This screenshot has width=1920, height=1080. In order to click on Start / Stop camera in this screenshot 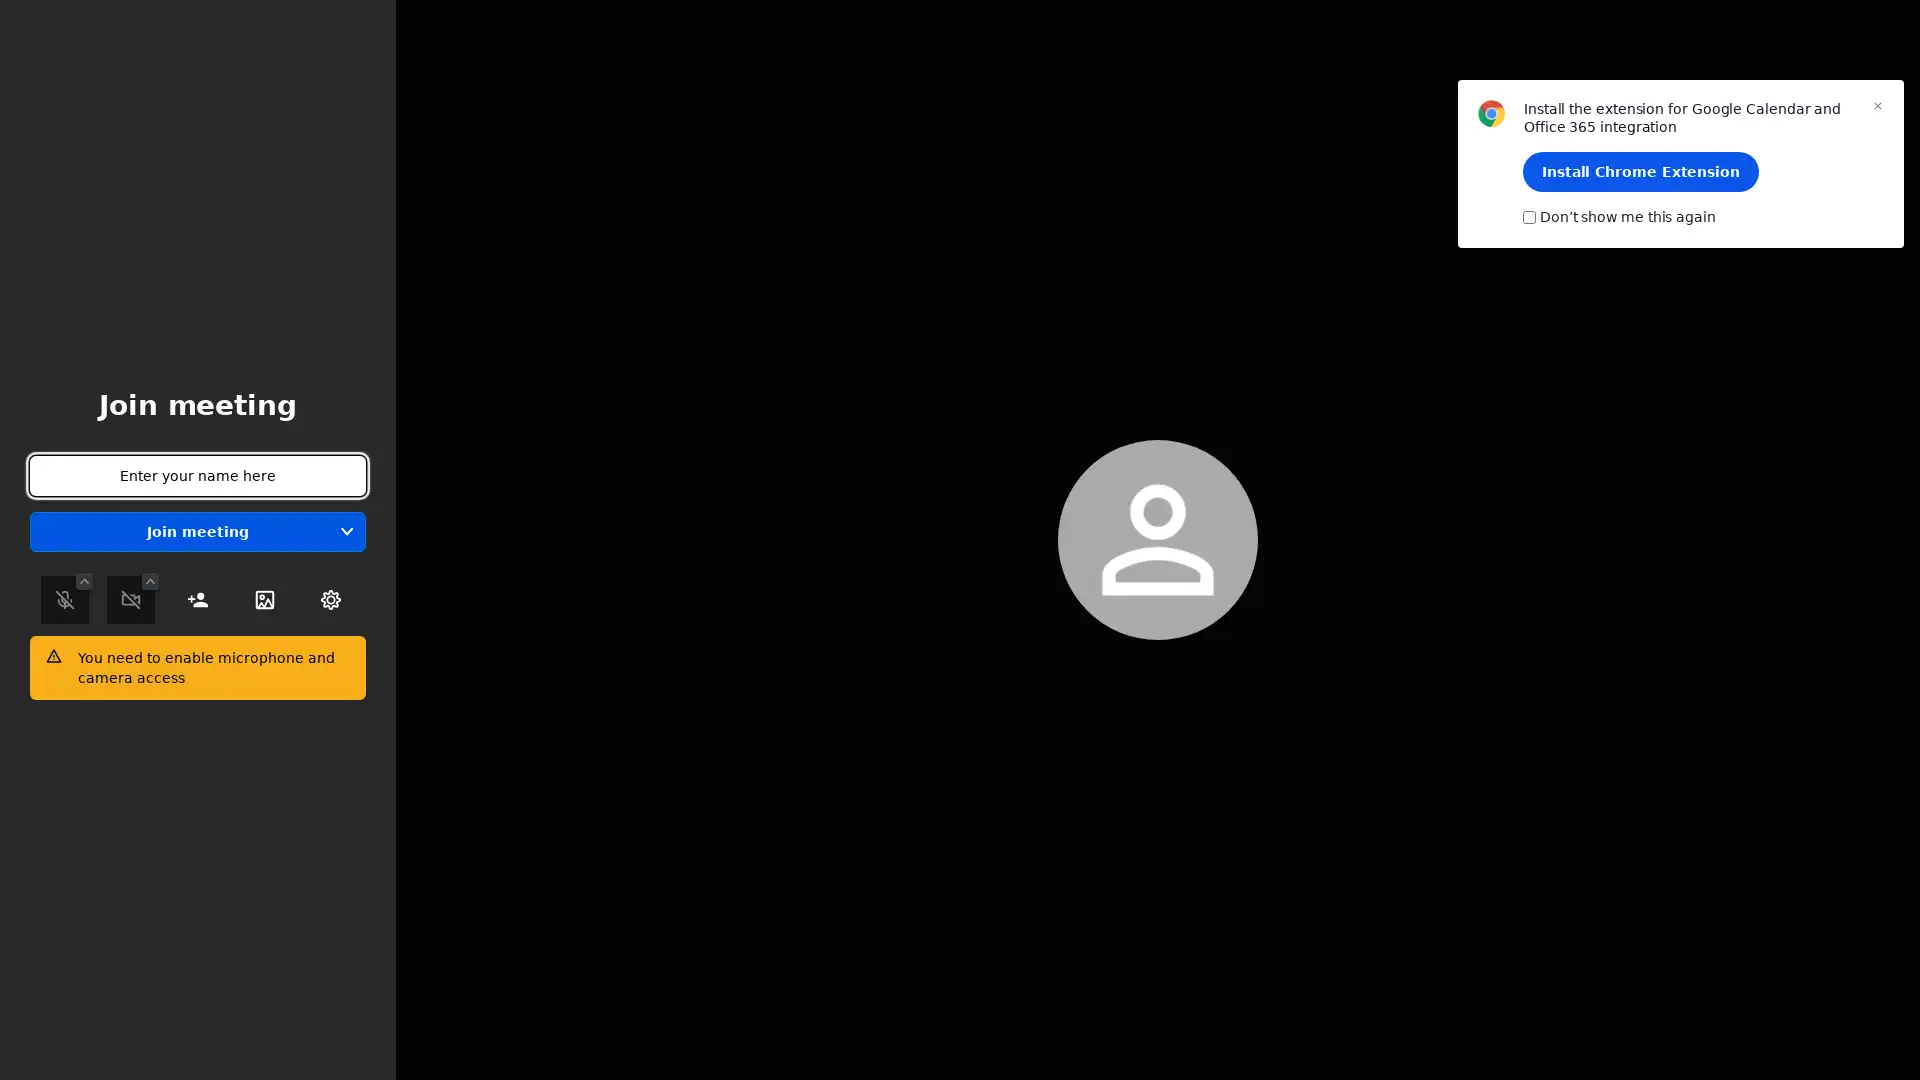, I will do `click(129, 599)`.